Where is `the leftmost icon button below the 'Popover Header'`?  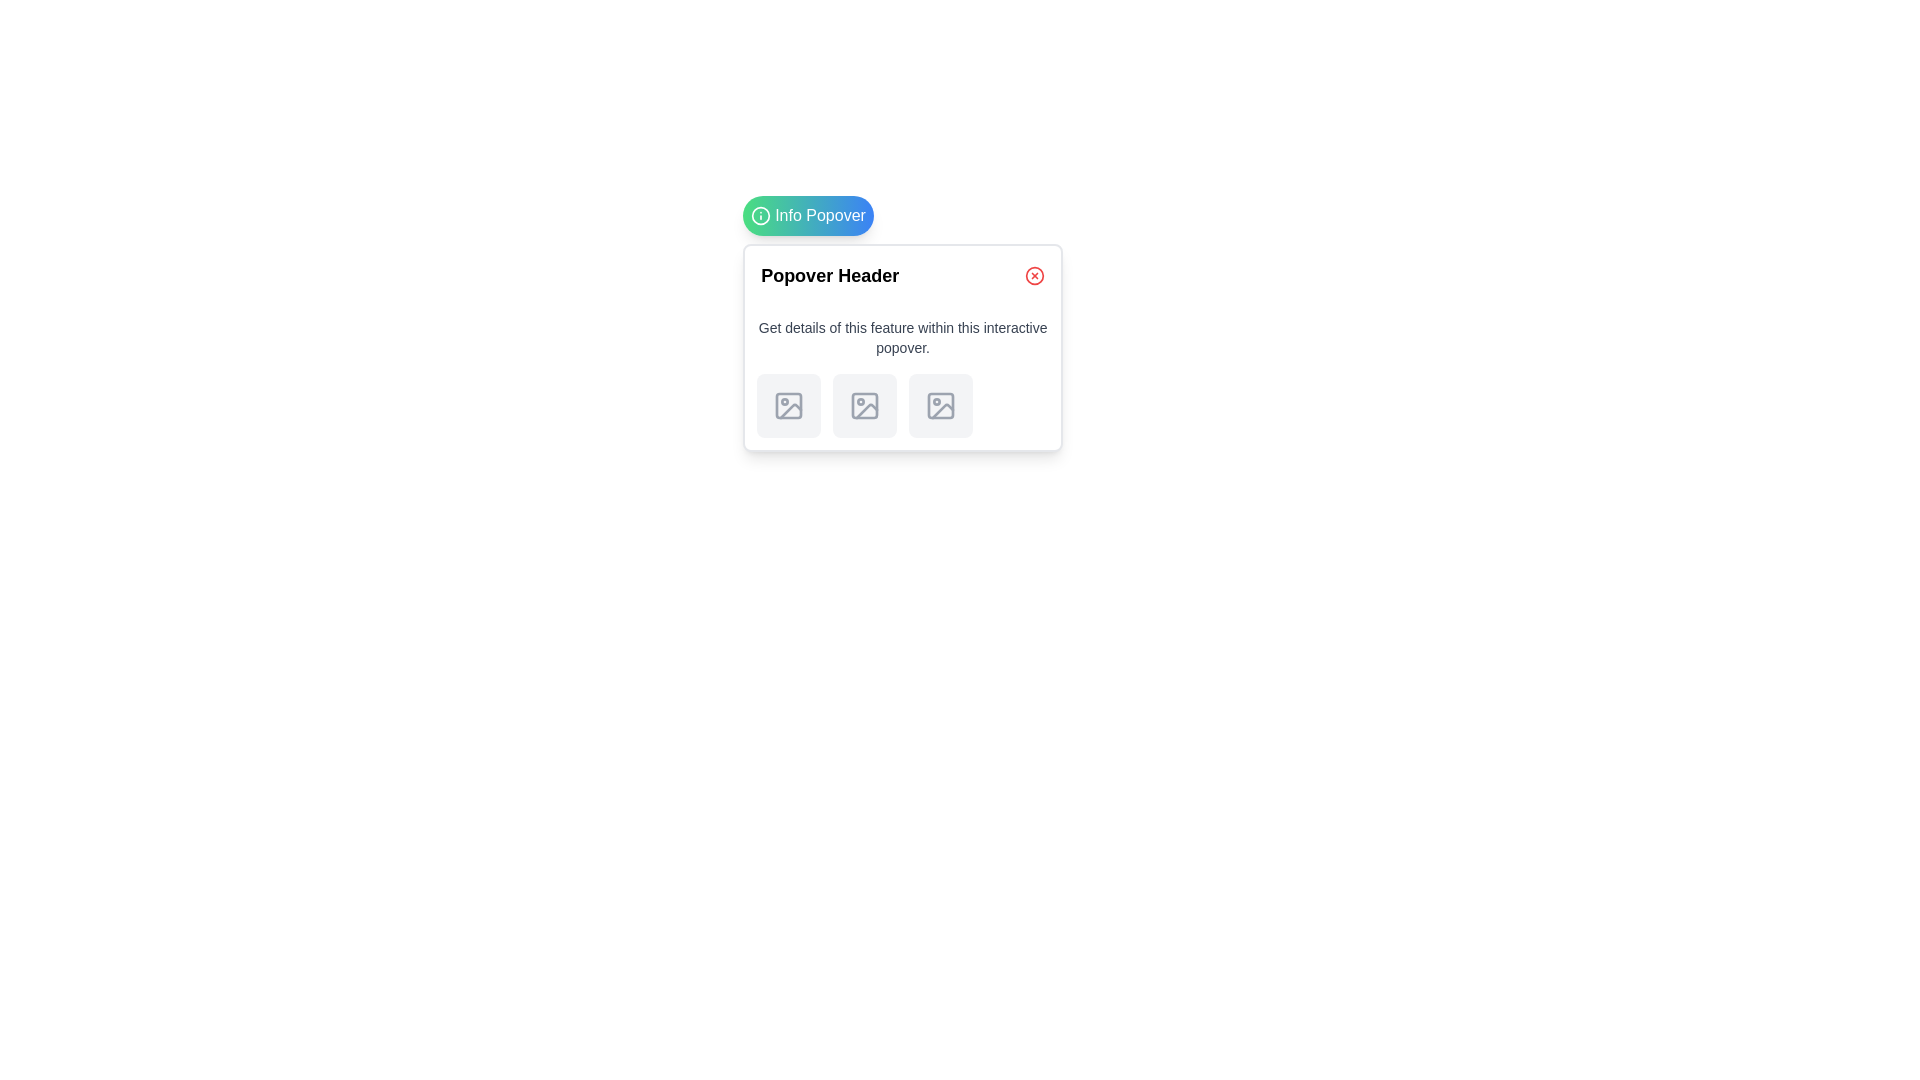
the leftmost icon button below the 'Popover Header' is located at coordinates (788, 405).